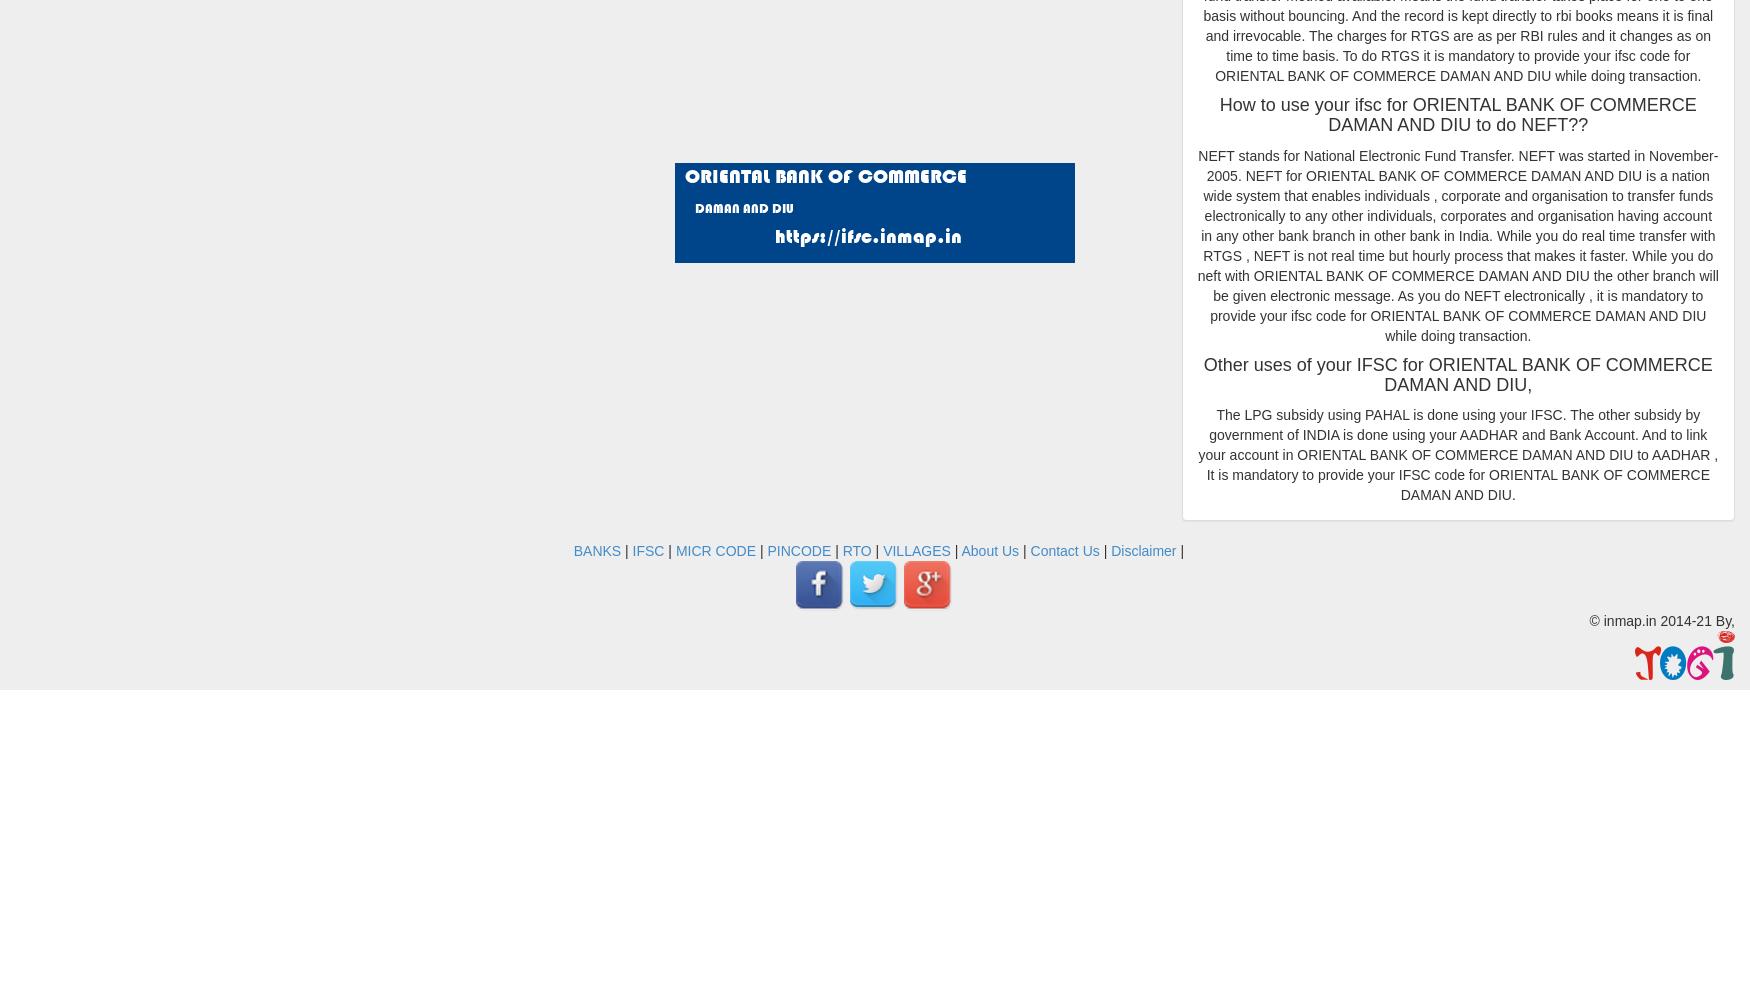 This screenshot has height=1000, width=1750. I want to click on 'The LPG subsidy using PAHAL is done using your IFSC. The other subsidy by government of INDIA is done using your AADHAR and Bank Account. And to link your account in ORIENTAL BANK OF COMMERCE    DAMAN AND DIU to AADHAR , It is mandatory to provide your IFSC code for ORIENTAL BANK OF COMMERCE    DAMAN AND DIU.', so click(1457, 454).